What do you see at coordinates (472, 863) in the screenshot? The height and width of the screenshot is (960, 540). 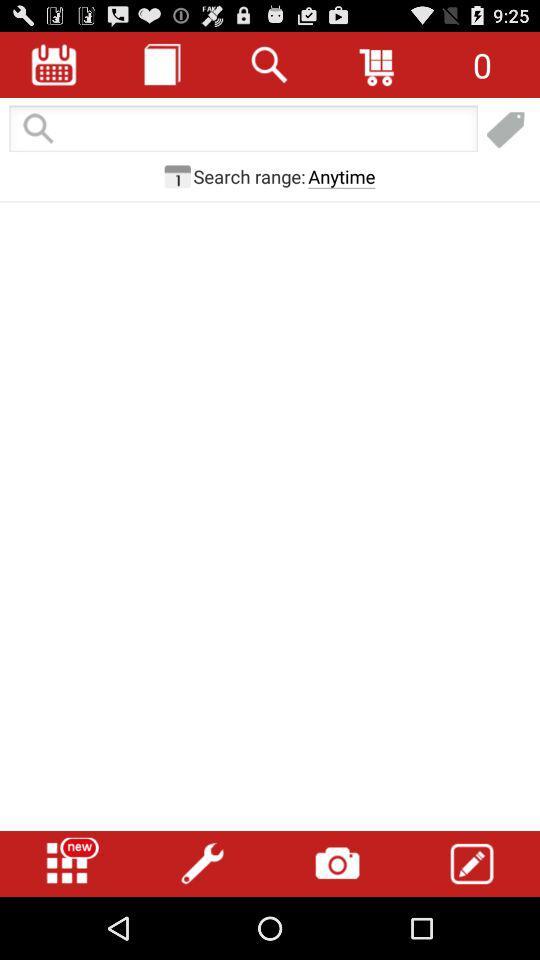 I see `button at the bottom right corner` at bounding box center [472, 863].